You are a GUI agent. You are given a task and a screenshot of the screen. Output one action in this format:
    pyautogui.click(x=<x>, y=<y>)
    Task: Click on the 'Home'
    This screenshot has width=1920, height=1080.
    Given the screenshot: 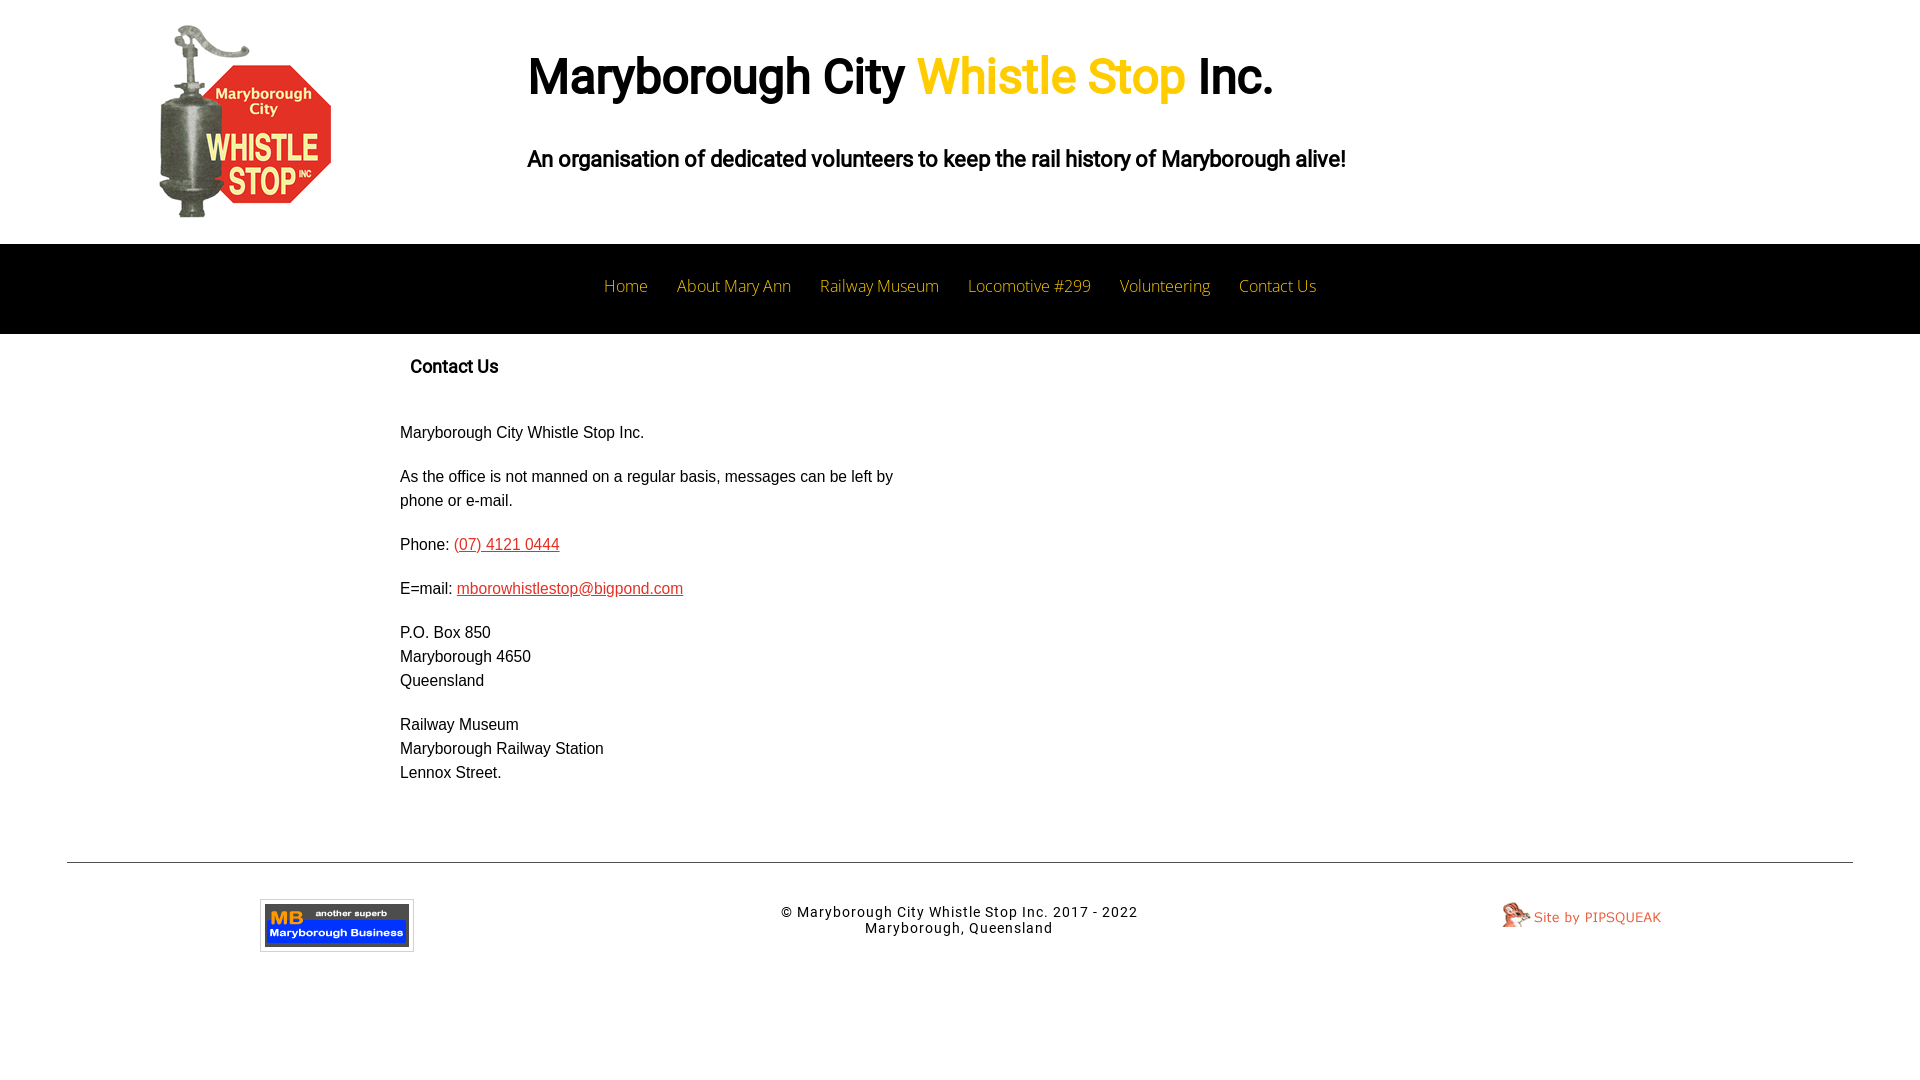 What is the action you would take?
    pyautogui.click(x=624, y=285)
    